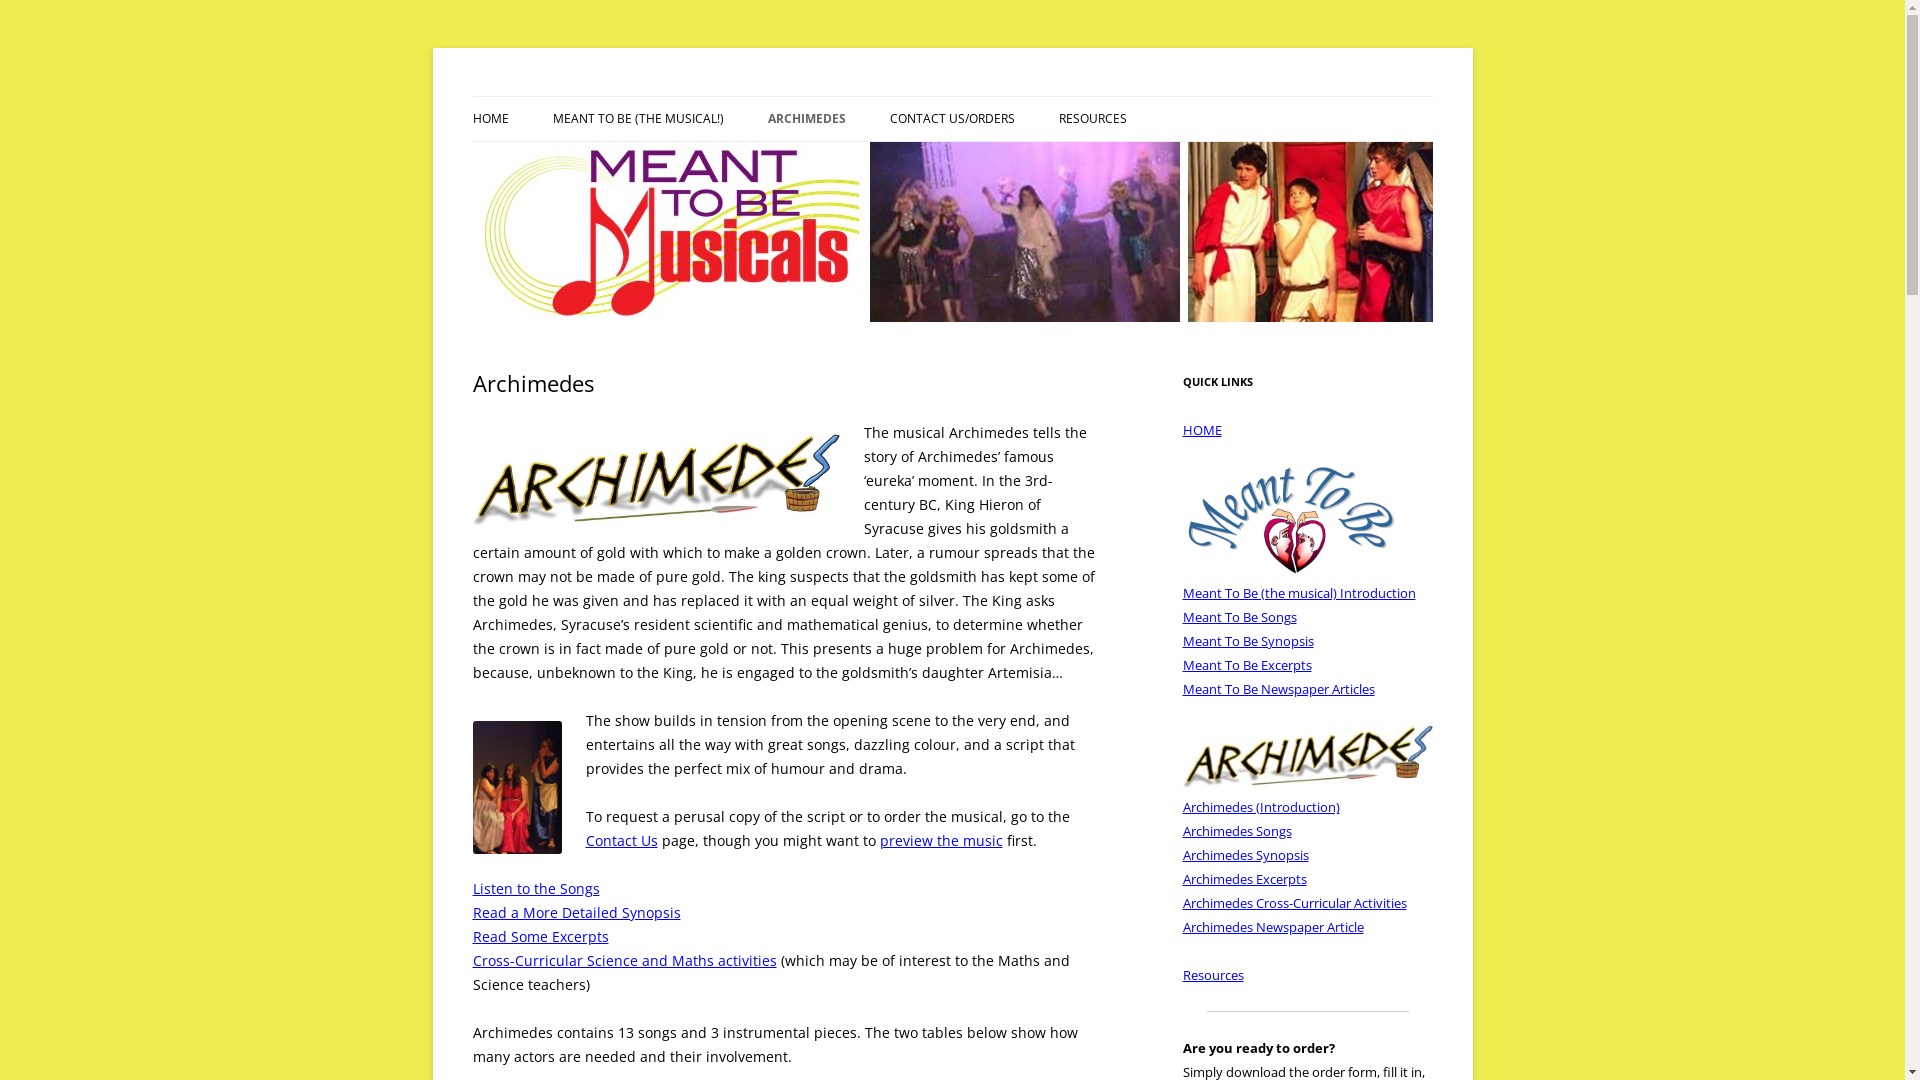 Image resolution: width=1920 pixels, height=1080 pixels. I want to click on 'Archimedes Songs', so click(1235, 830).